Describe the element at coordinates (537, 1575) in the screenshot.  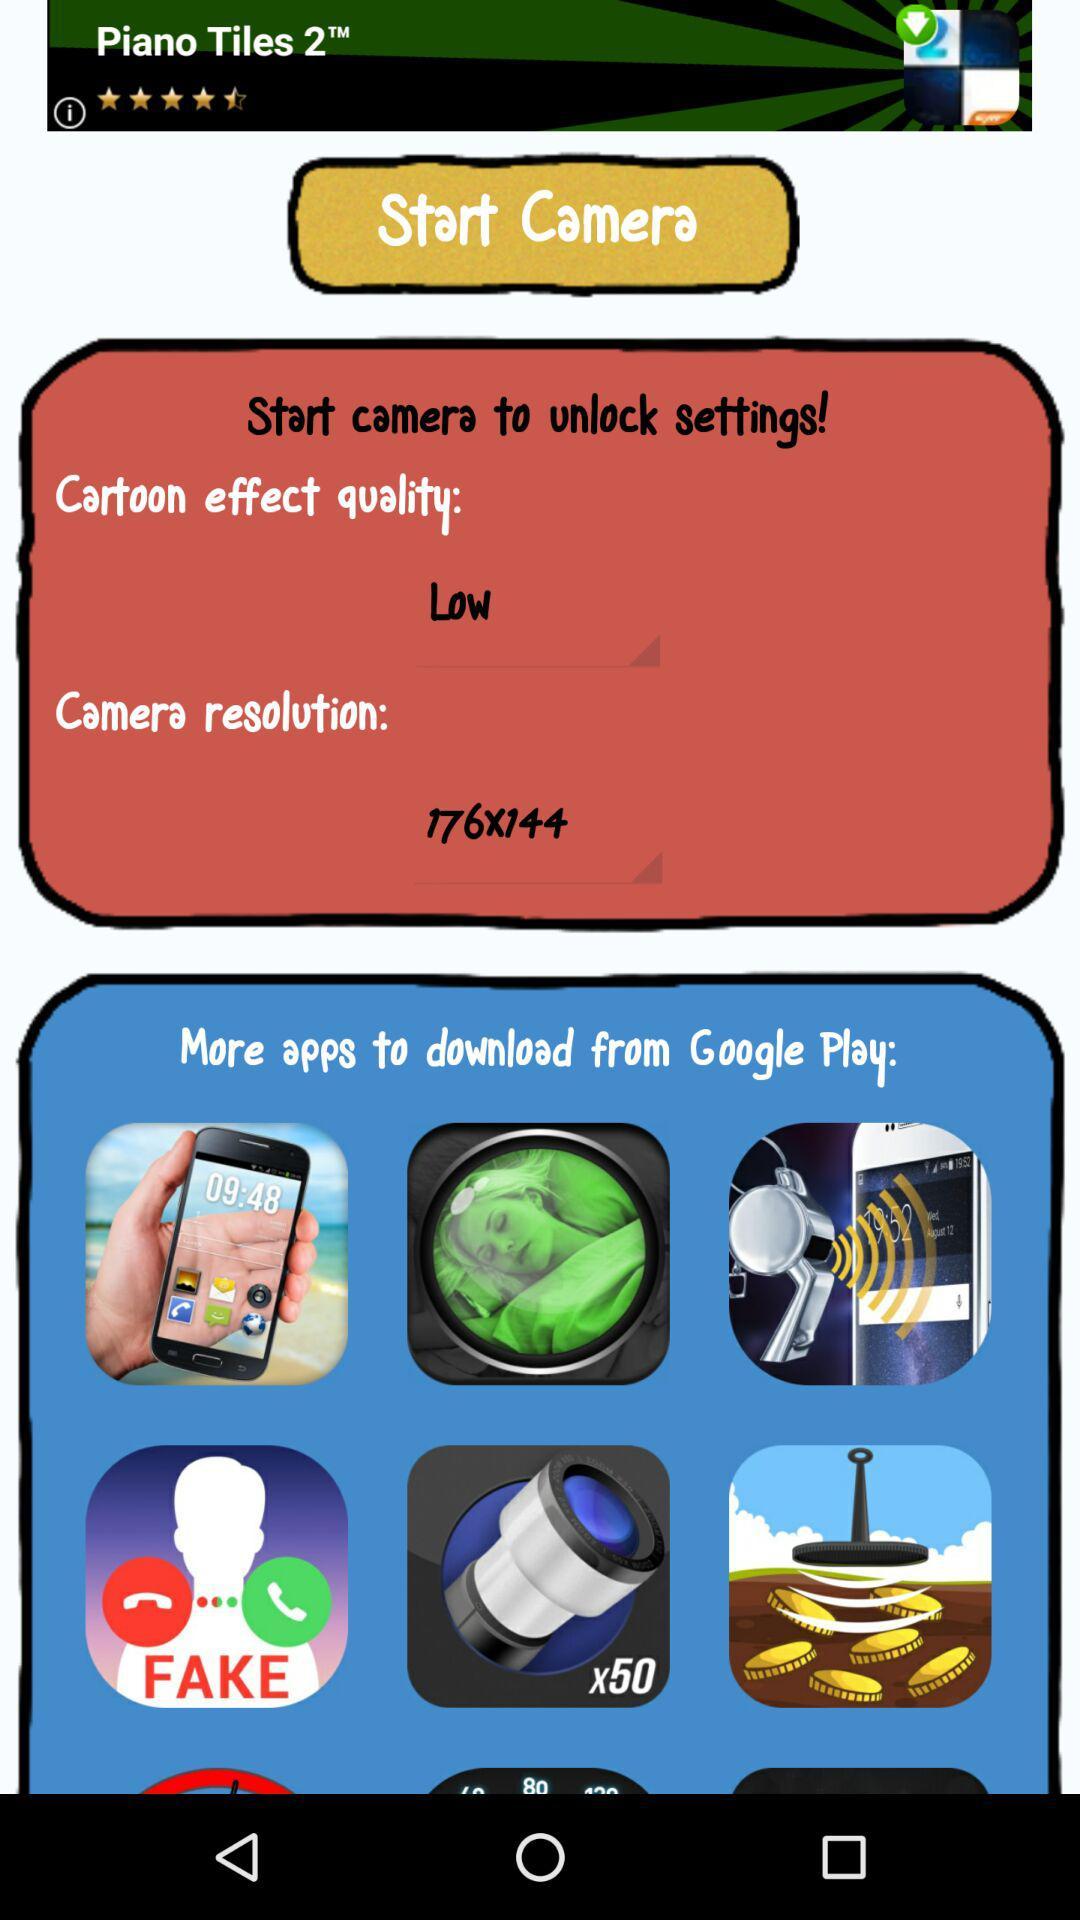
I see `start camera` at that location.